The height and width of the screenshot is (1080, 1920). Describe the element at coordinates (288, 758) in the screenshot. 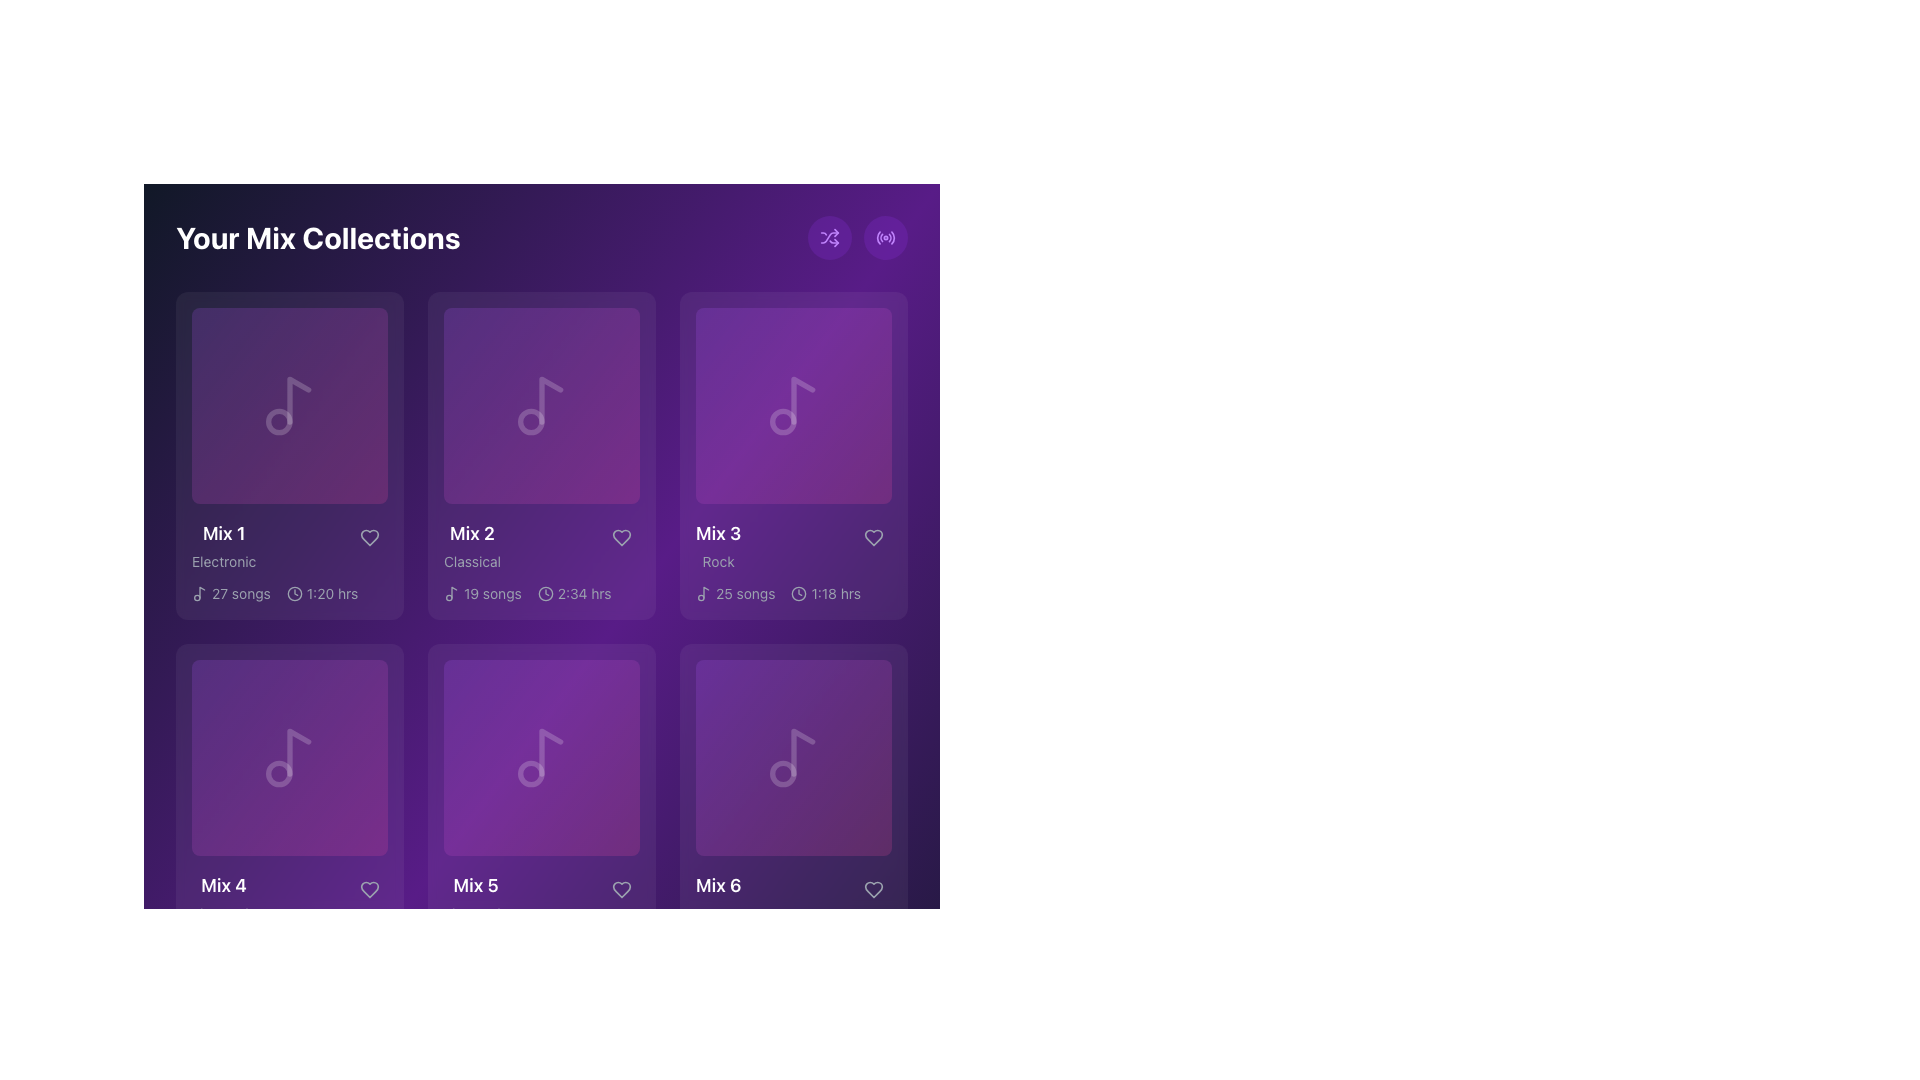

I see `the 'Mix 4' interactive visual button or card, which has a rounded square shape with a gradient background from purple to pink and features a white music note icon at its center` at that location.